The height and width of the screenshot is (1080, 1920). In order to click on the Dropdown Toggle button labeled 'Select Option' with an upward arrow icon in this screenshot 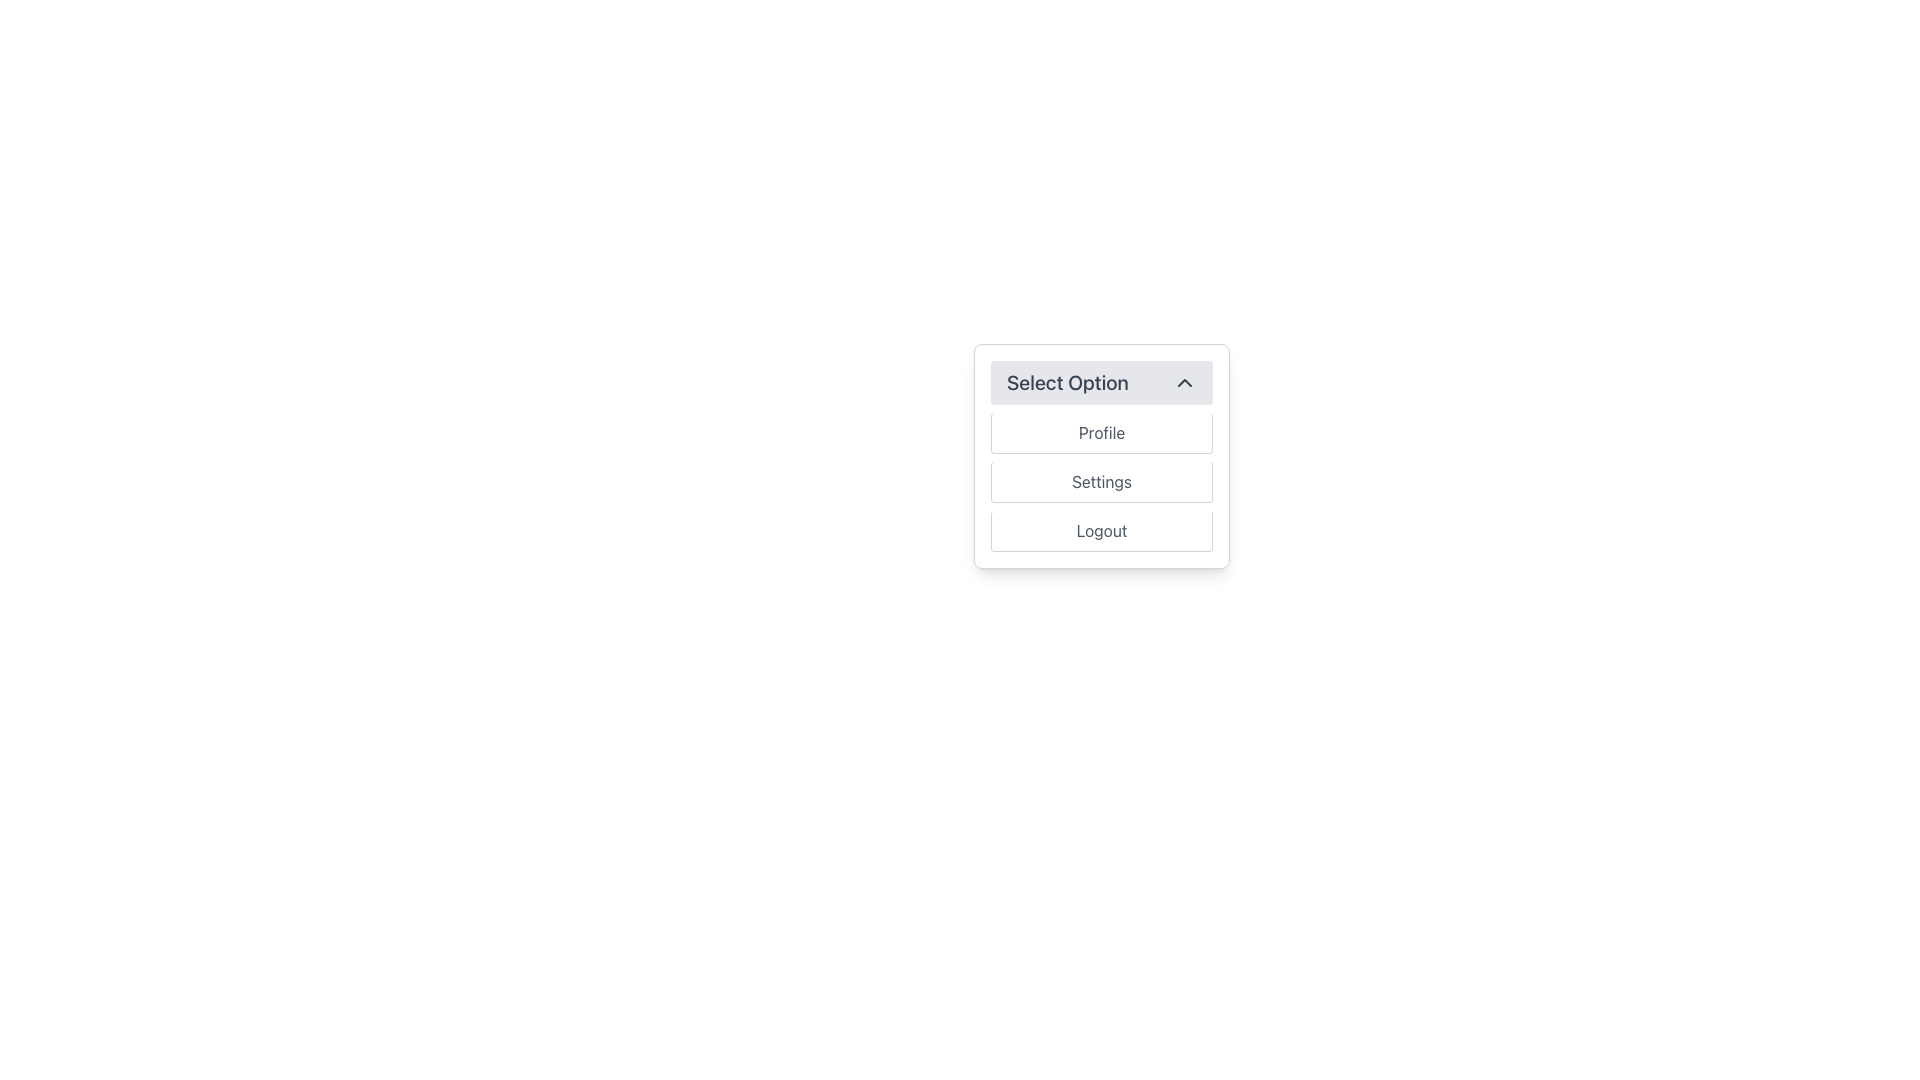, I will do `click(1101, 382)`.